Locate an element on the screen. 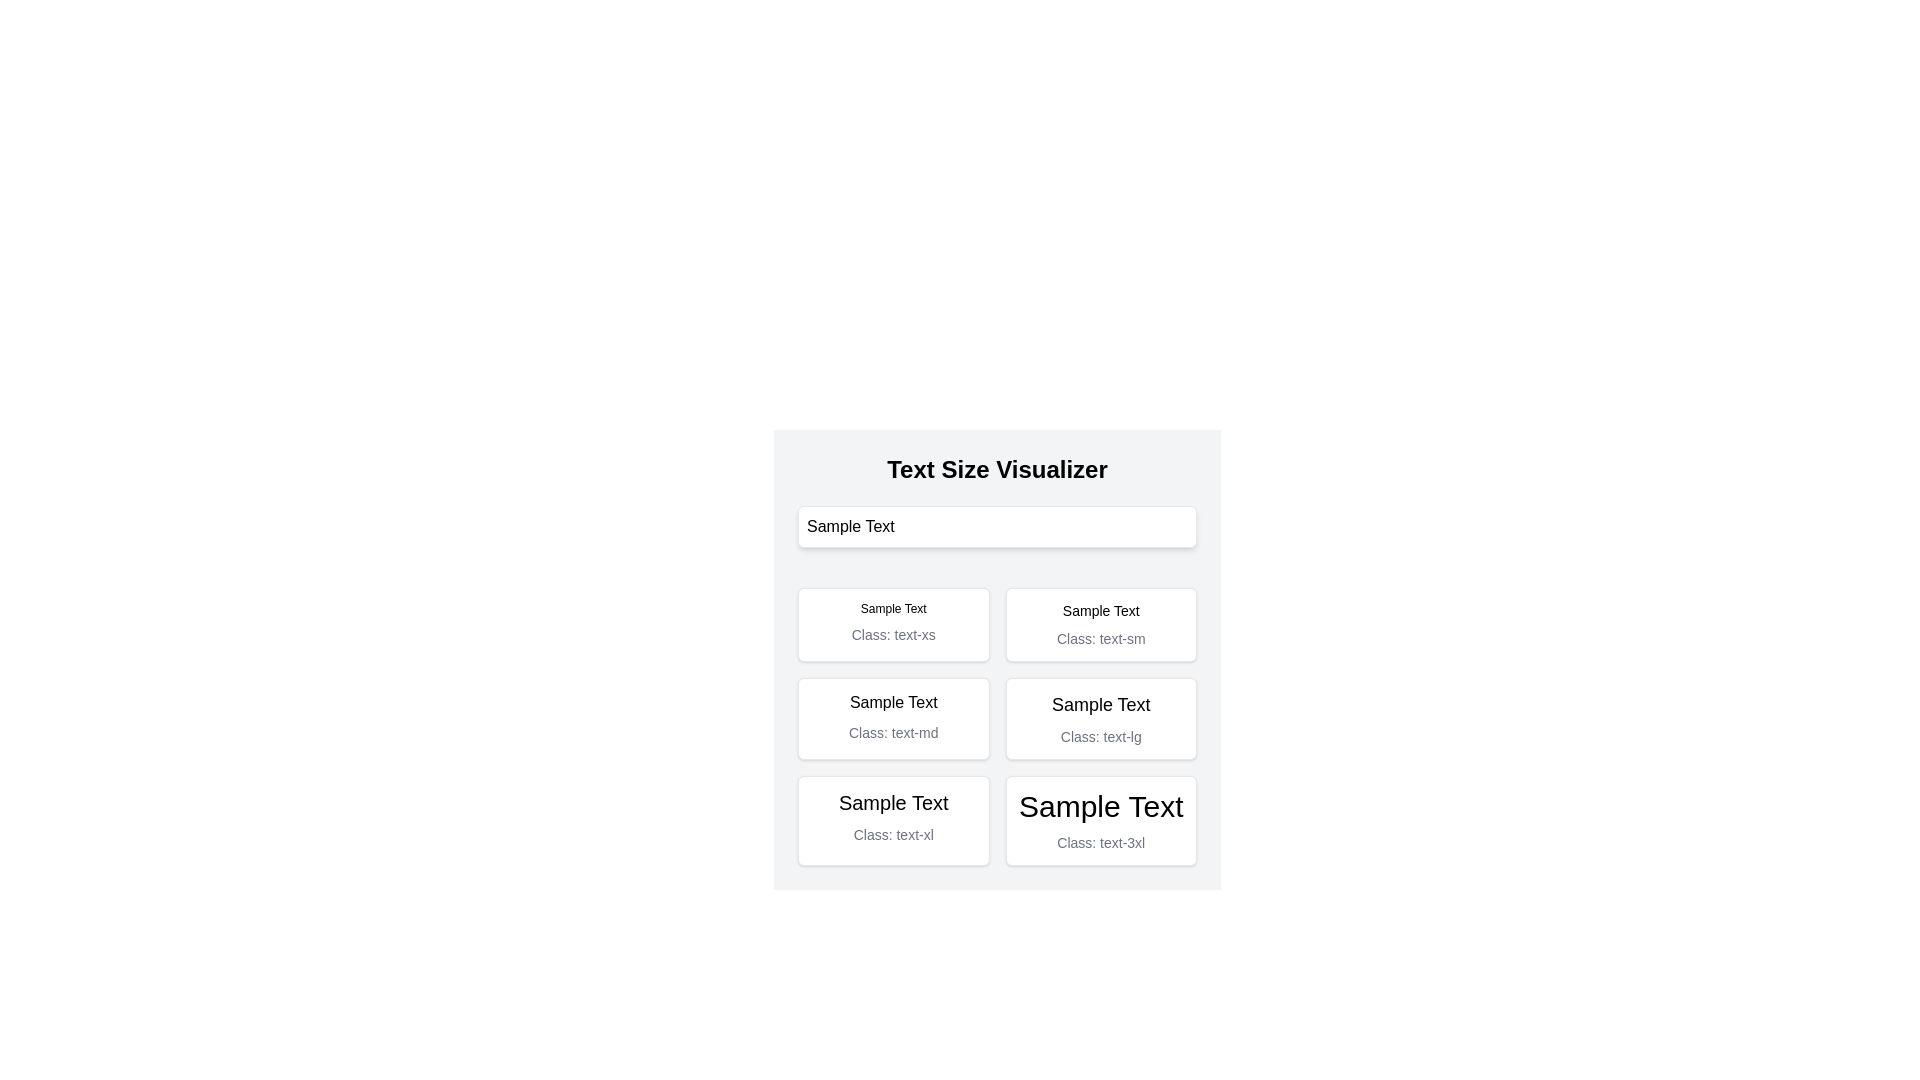 The image size is (1920, 1080). the static text label displaying 'Sample Text' in the 'Text Size Visualizer' section, which is the top text field in the 3rd card of the 2x3 grid layout is located at coordinates (892, 701).